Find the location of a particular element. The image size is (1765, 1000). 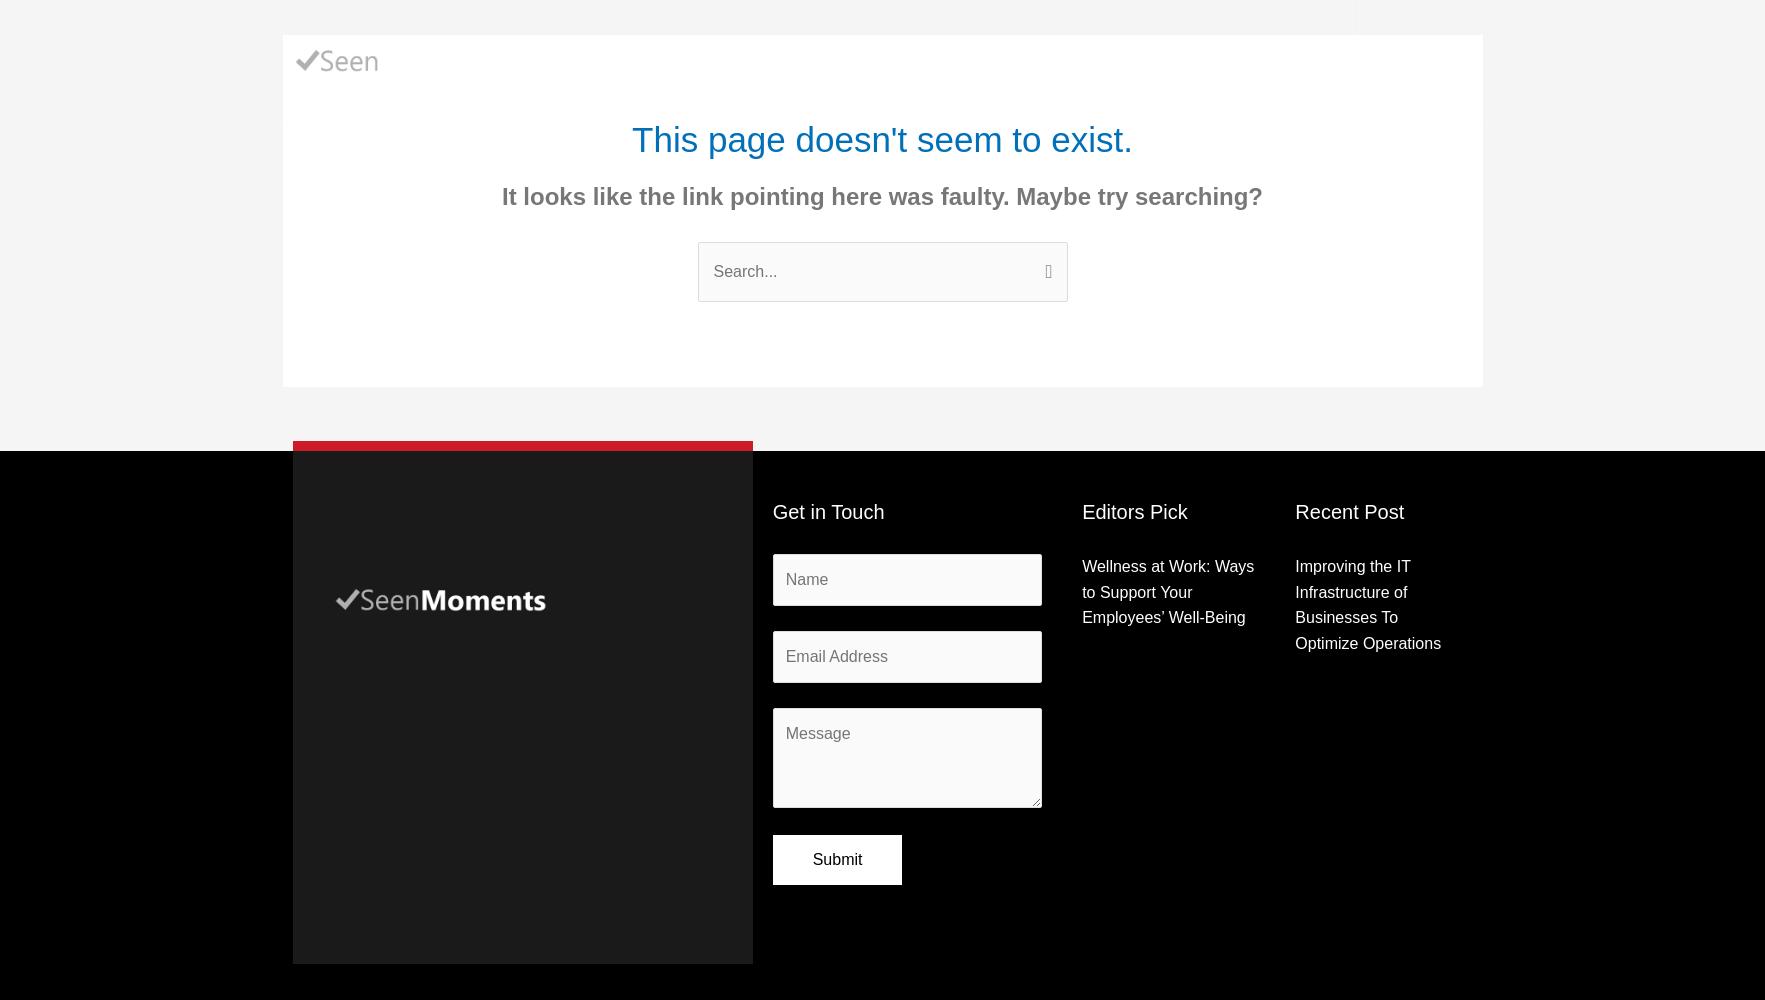

'Money & Finance' is located at coordinates (931, 60).